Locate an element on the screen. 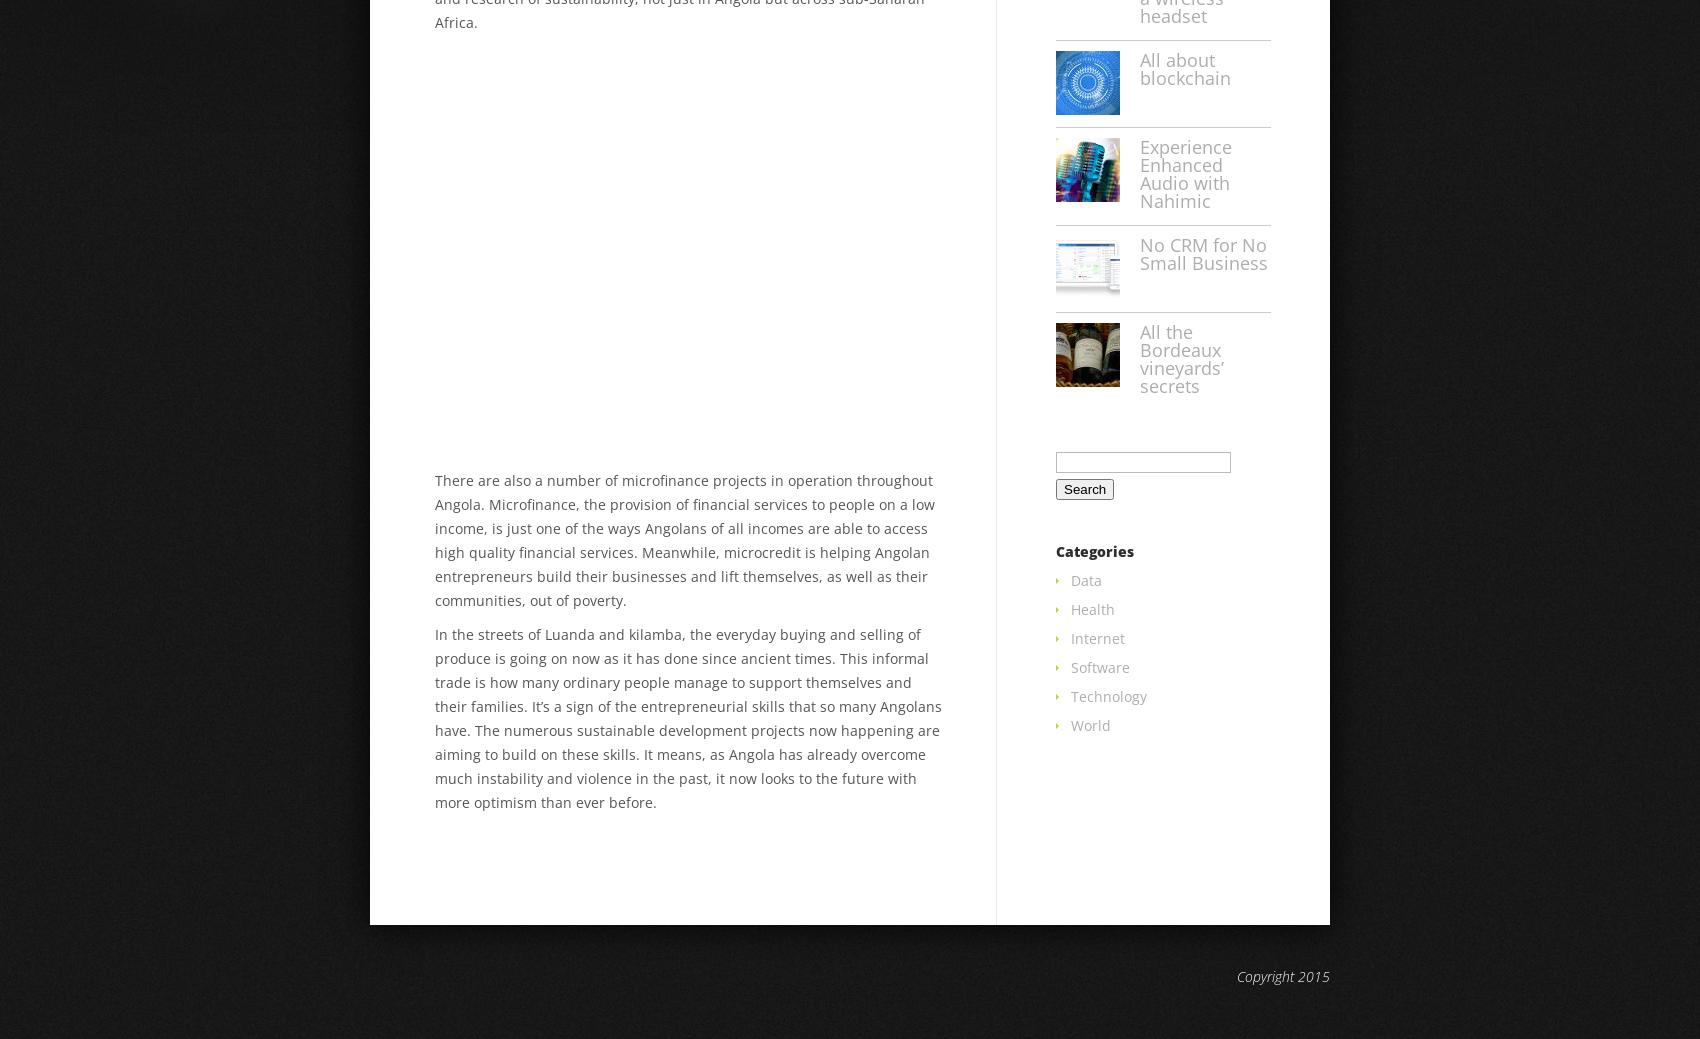  'Health' is located at coordinates (1071, 609).